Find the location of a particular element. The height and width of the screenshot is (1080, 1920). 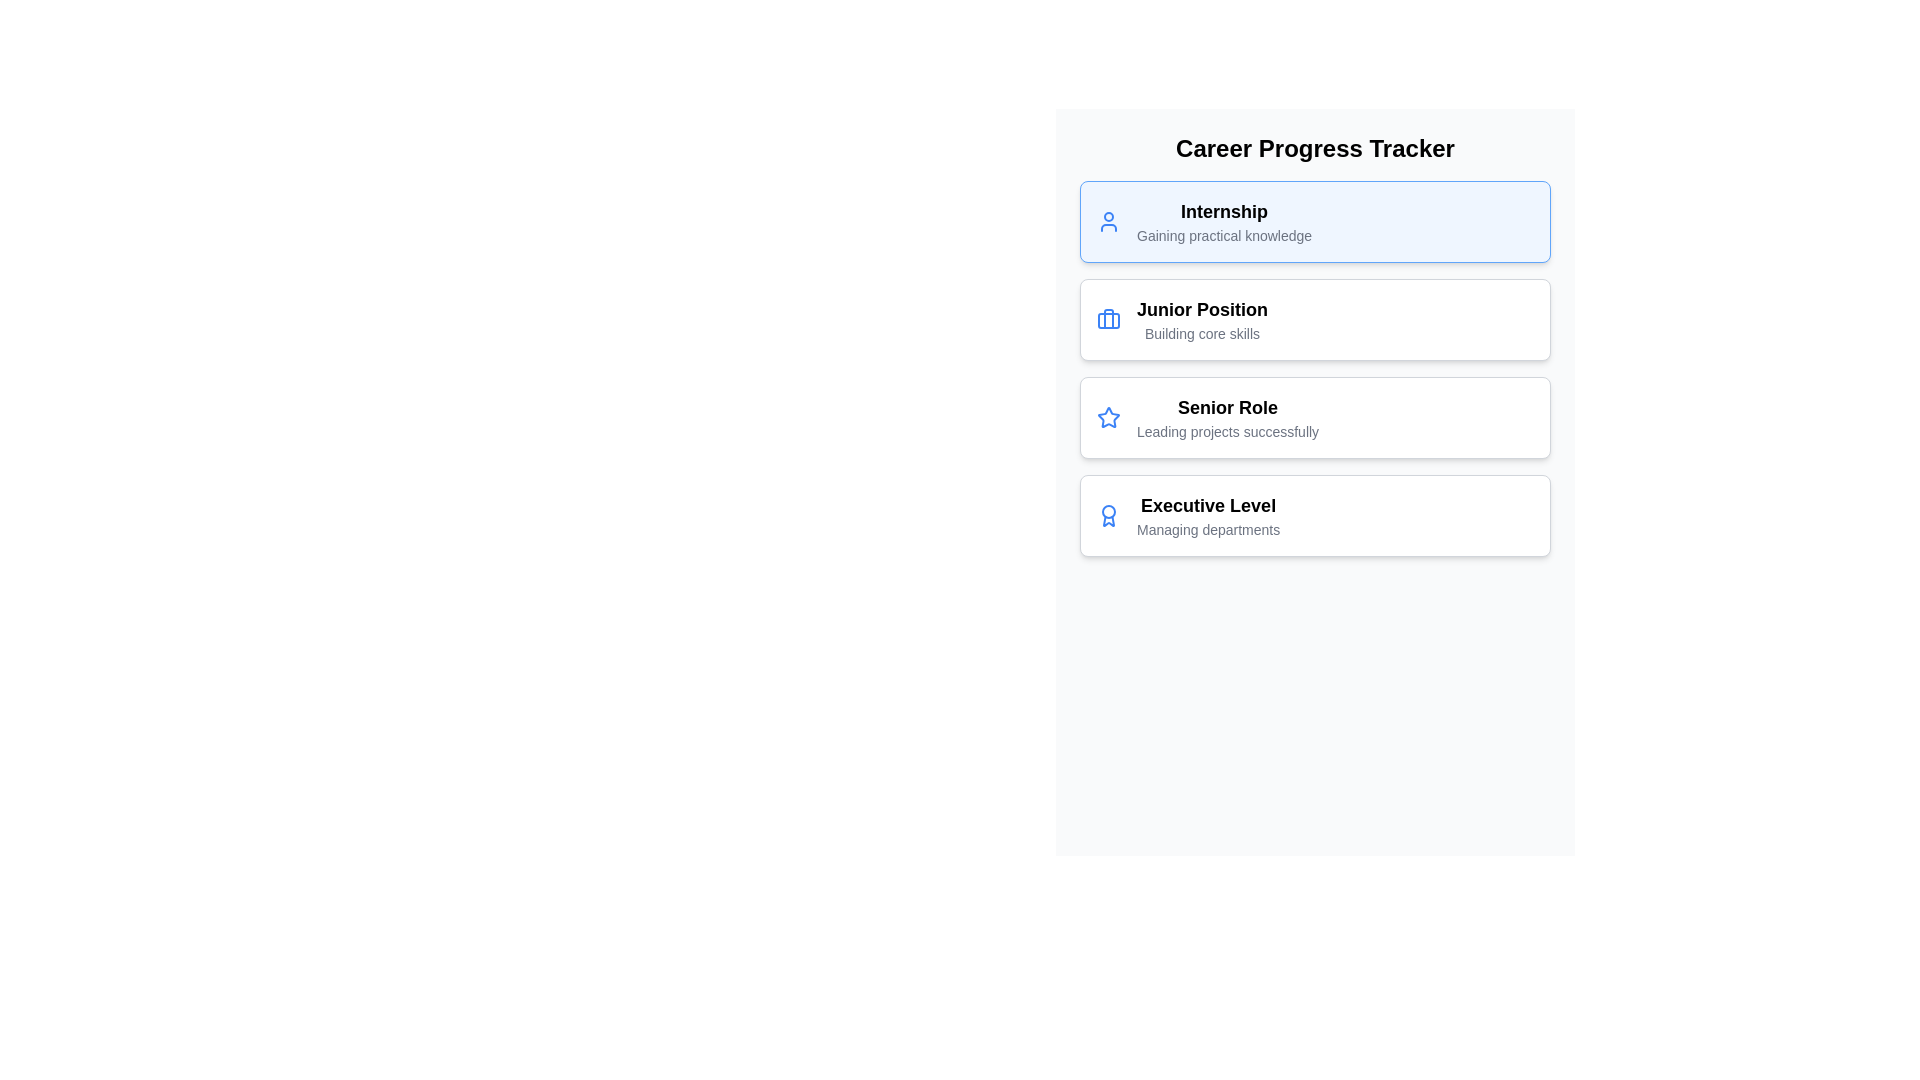

the descriptive text element positioned below the main title 'Senior Role' in the Career Progress Tracker interface is located at coordinates (1227, 431).